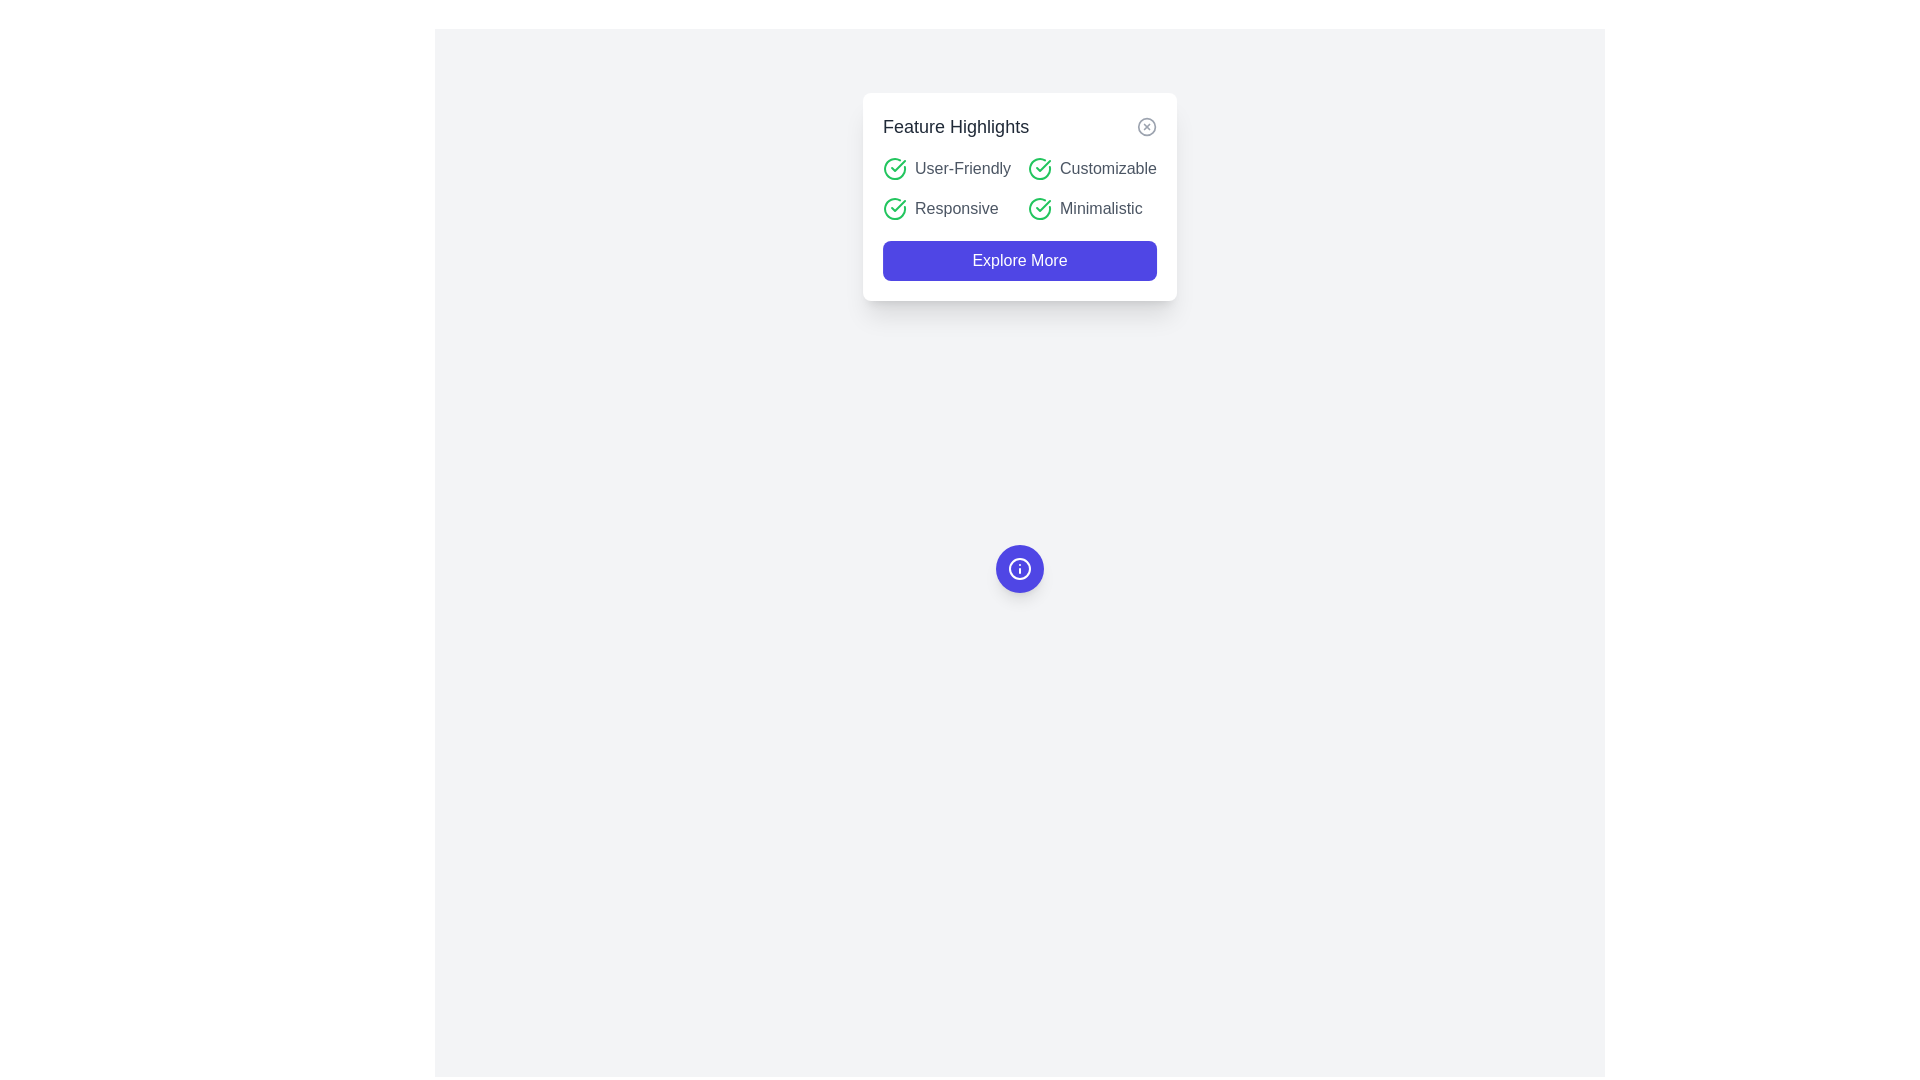 This screenshot has width=1920, height=1080. I want to click on the 'User-Friendly' feature icon, which is the first icon on the left in the 'Feature Highlights' section, so click(894, 168).